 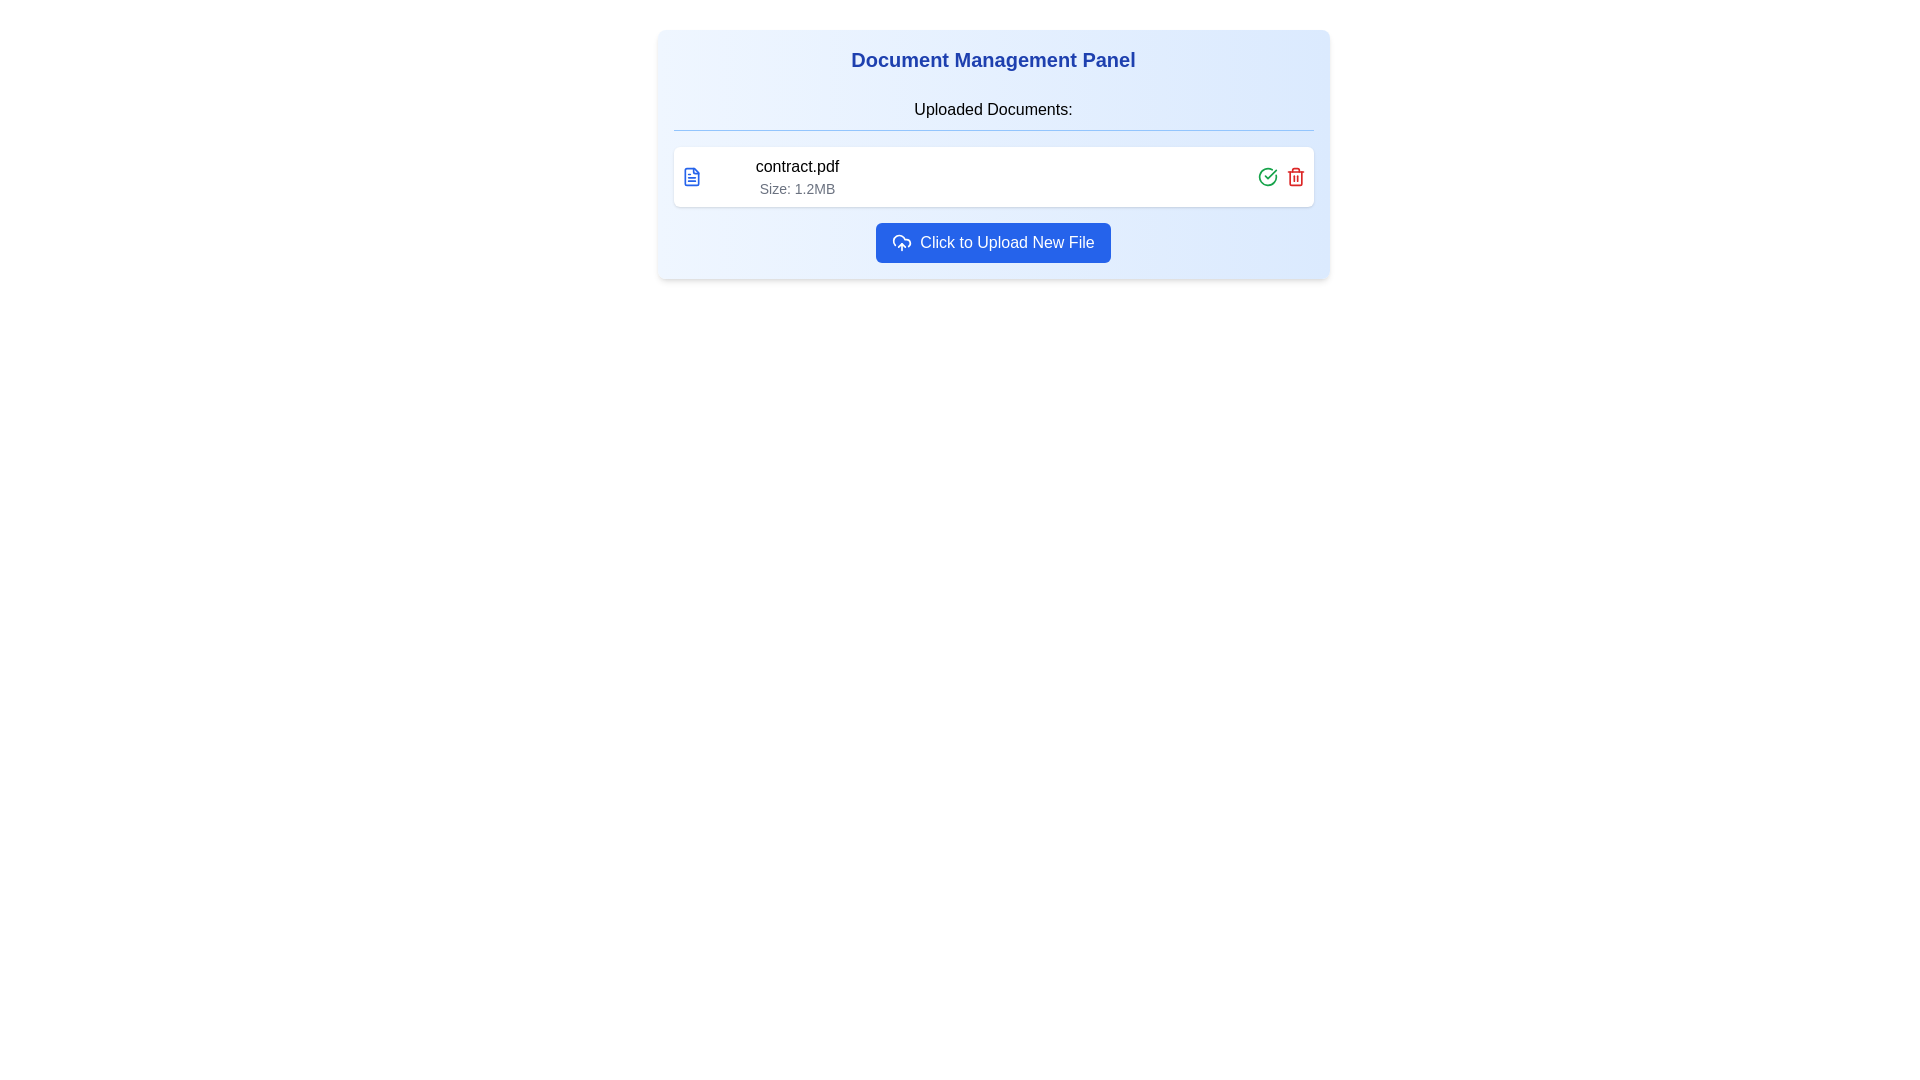 I want to click on the interactive upload button located at the bottom section of the panel, so click(x=1007, y=242).